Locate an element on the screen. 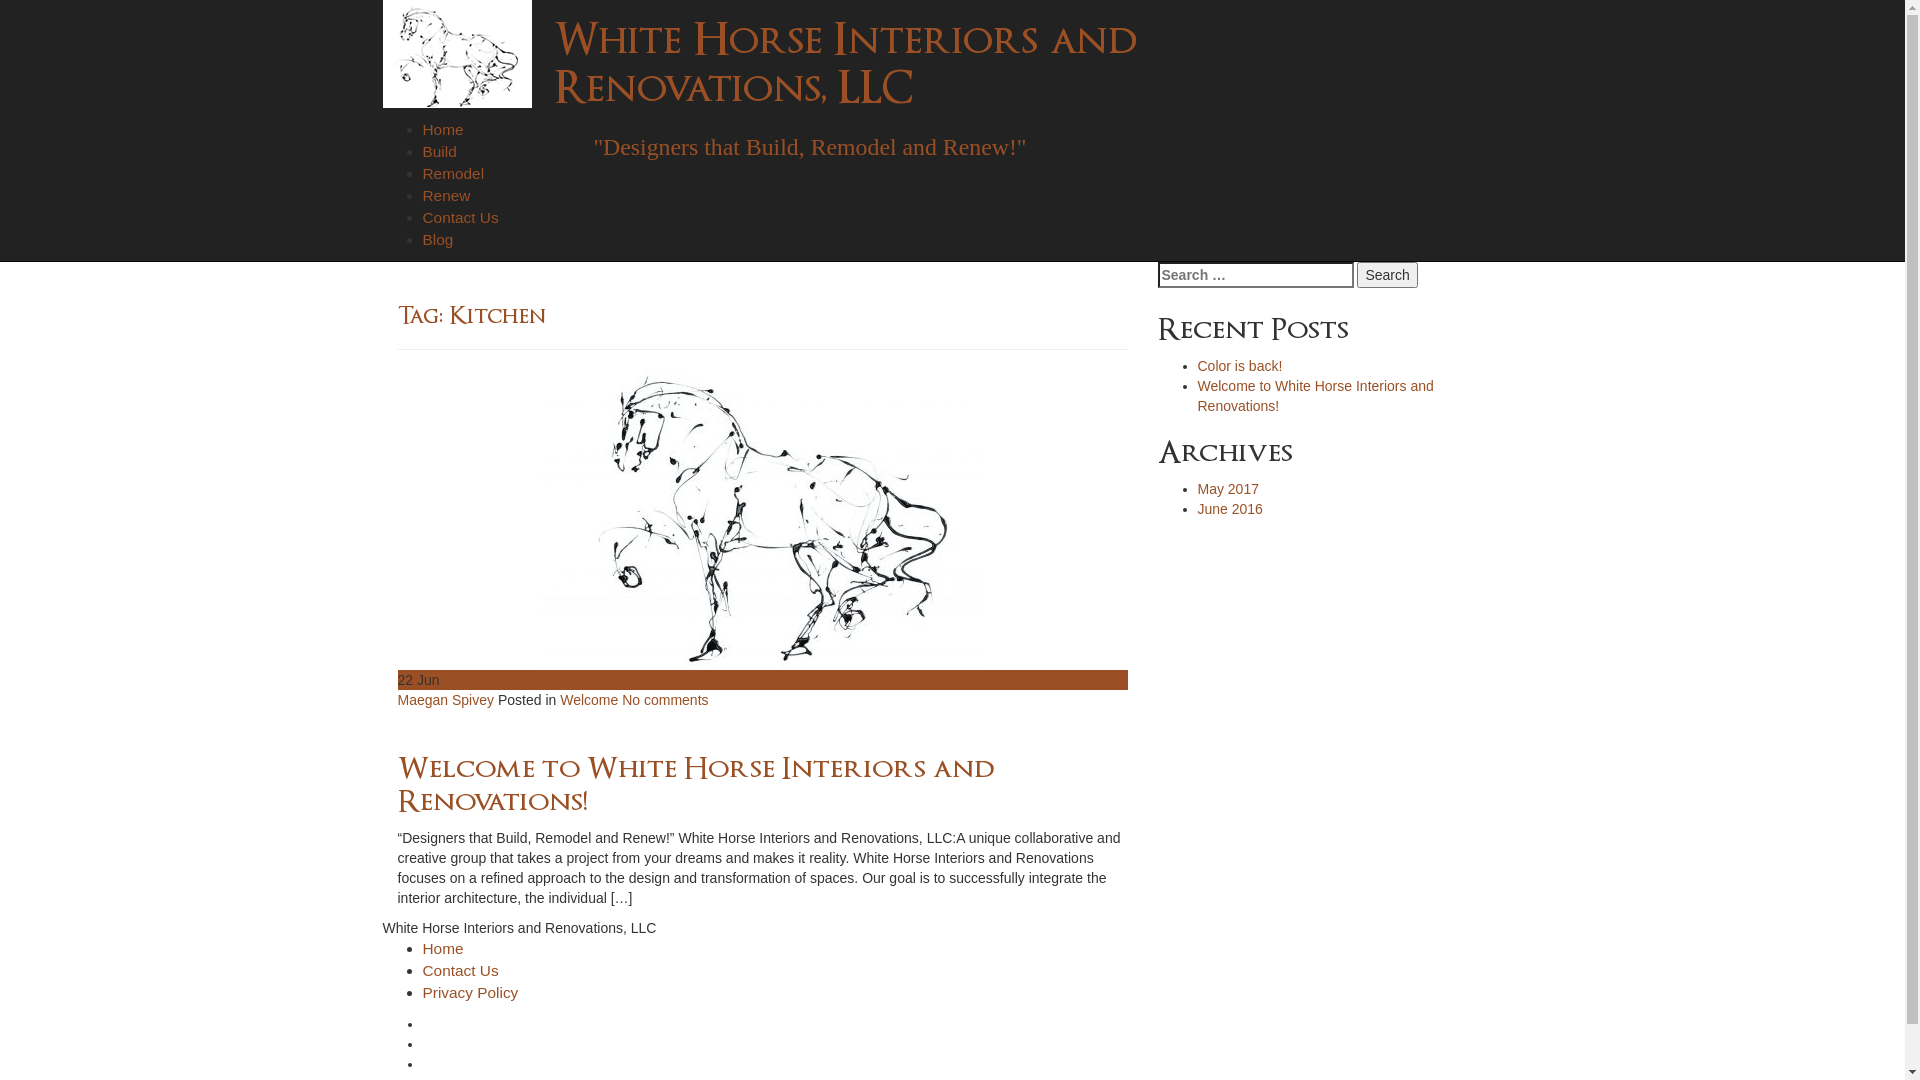 The width and height of the screenshot is (1920, 1080). 'Blog' is located at coordinates (421, 238).